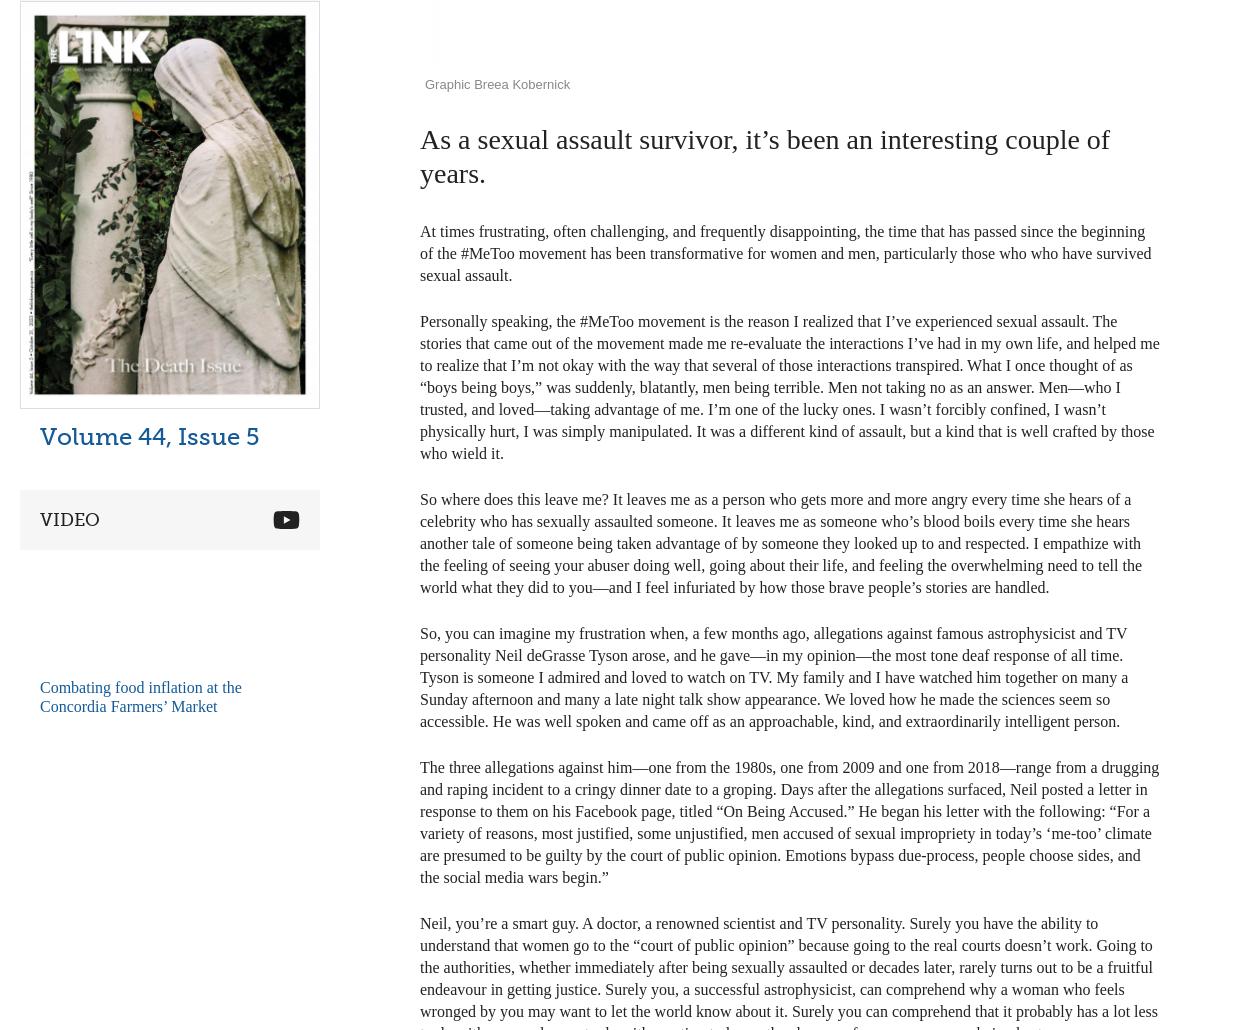  Describe the element at coordinates (69, 520) in the screenshot. I see `'Video'` at that location.